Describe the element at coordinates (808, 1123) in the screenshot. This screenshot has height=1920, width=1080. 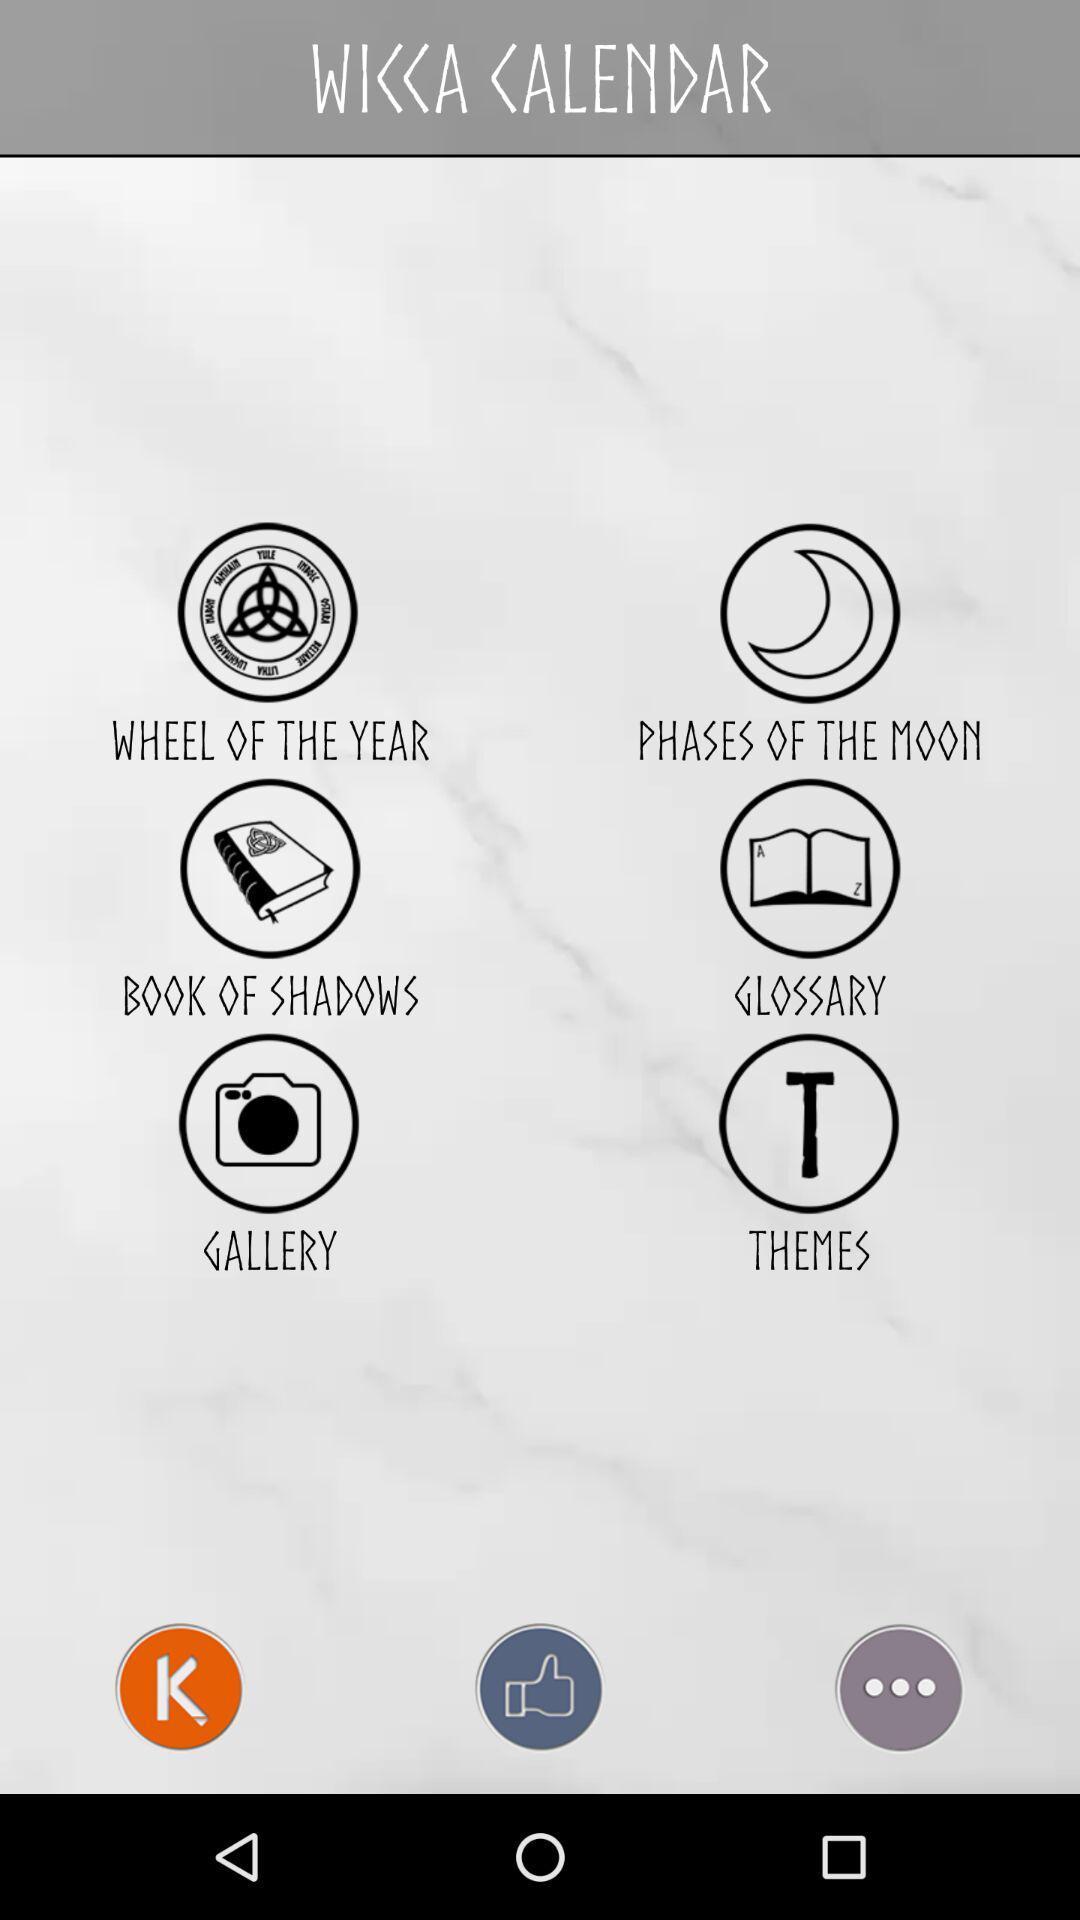
I see `open themes` at that location.